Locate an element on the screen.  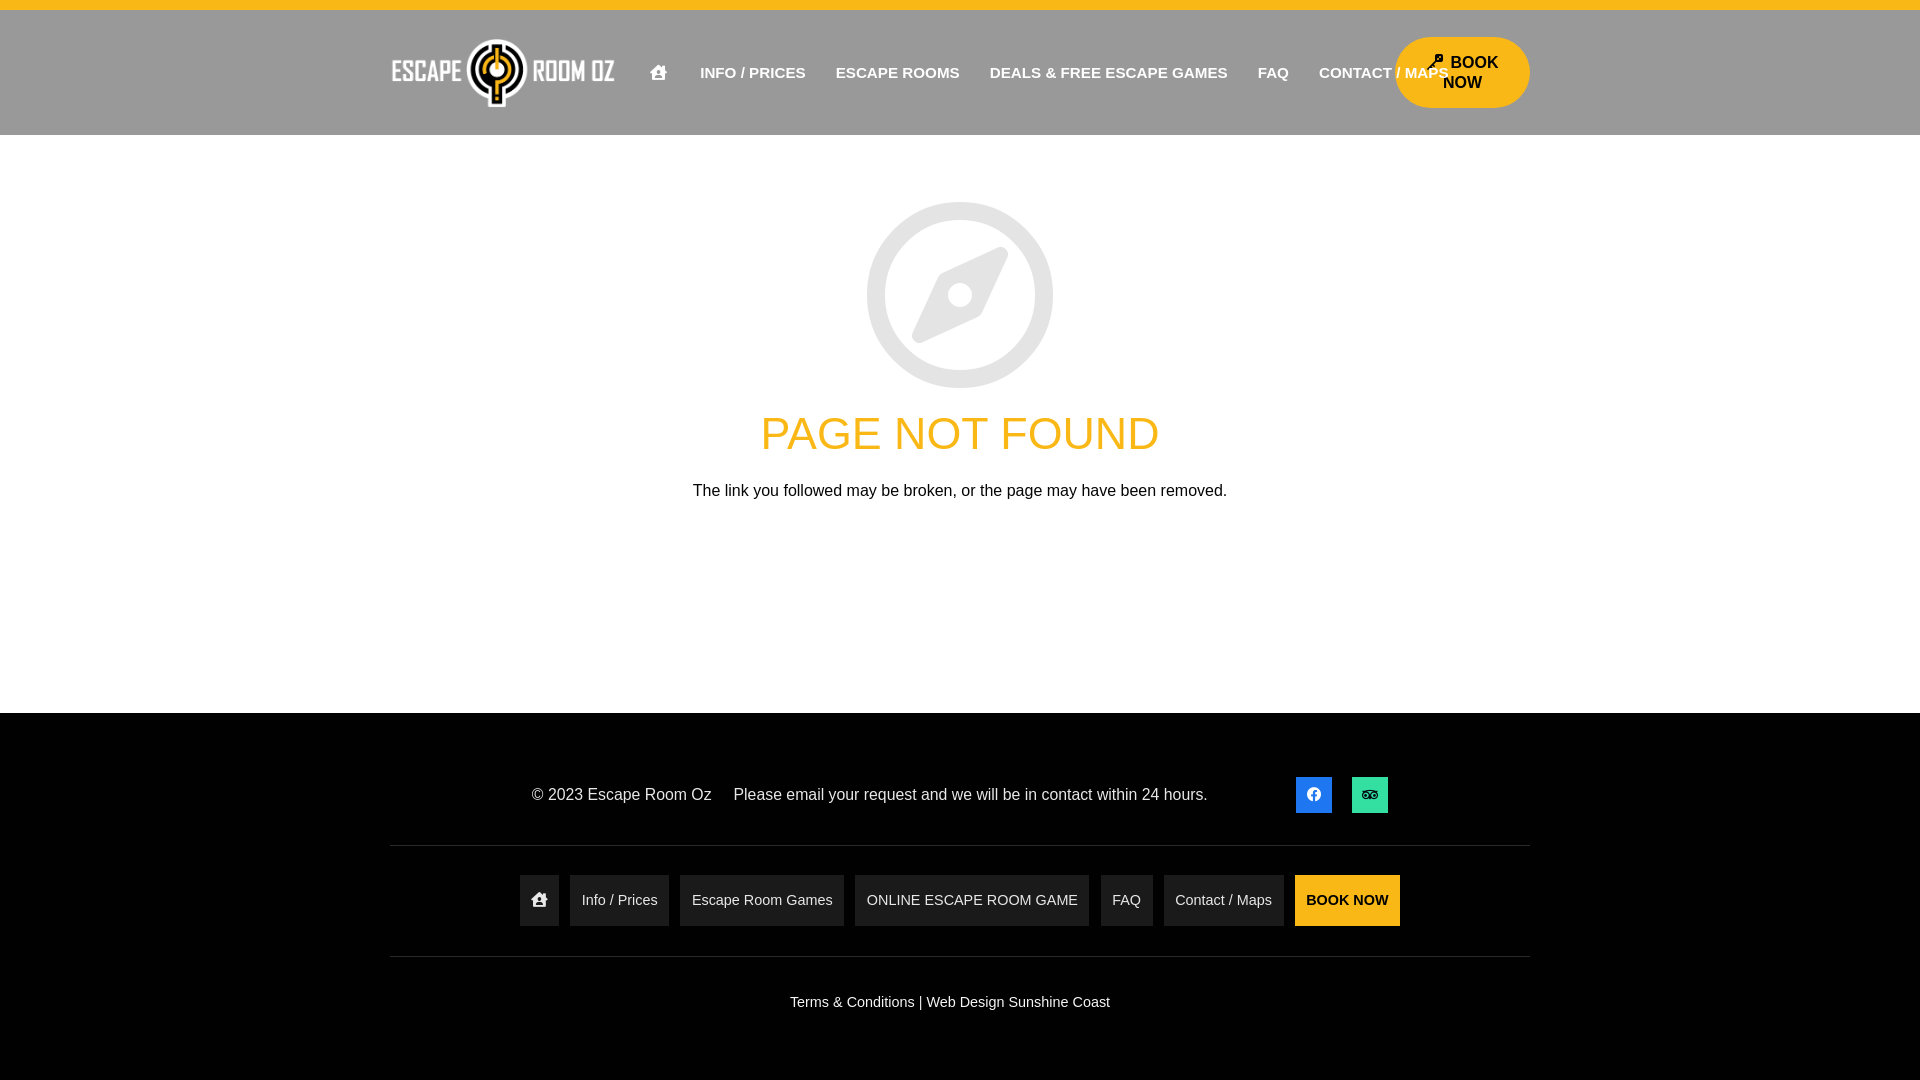
'CONTACT / MAPS' is located at coordinates (1382, 72).